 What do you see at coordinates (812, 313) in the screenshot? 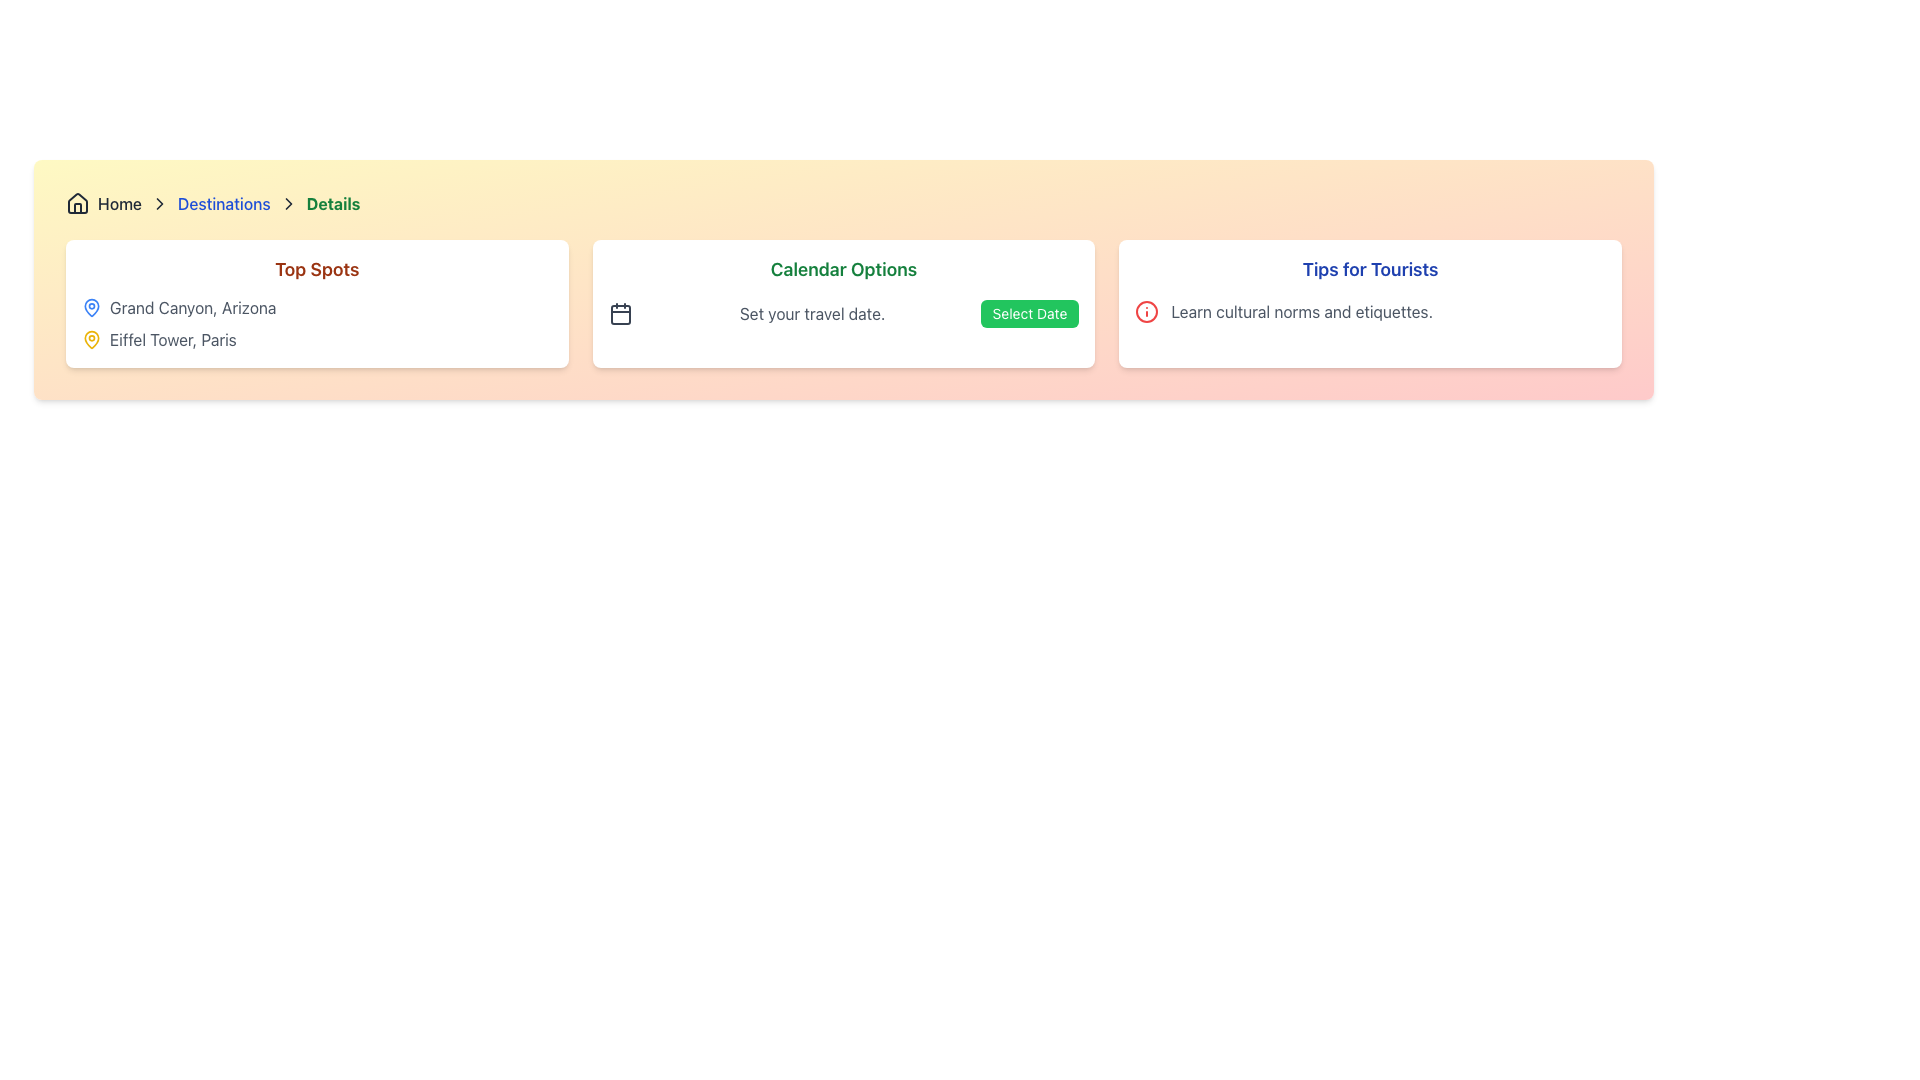
I see `the instructional text element that guides the user in selecting a travel date, located in the 'Calendar Options' card, positioned between the calendar icon and the 'Select Date' button` at bounding box center [812, 313].